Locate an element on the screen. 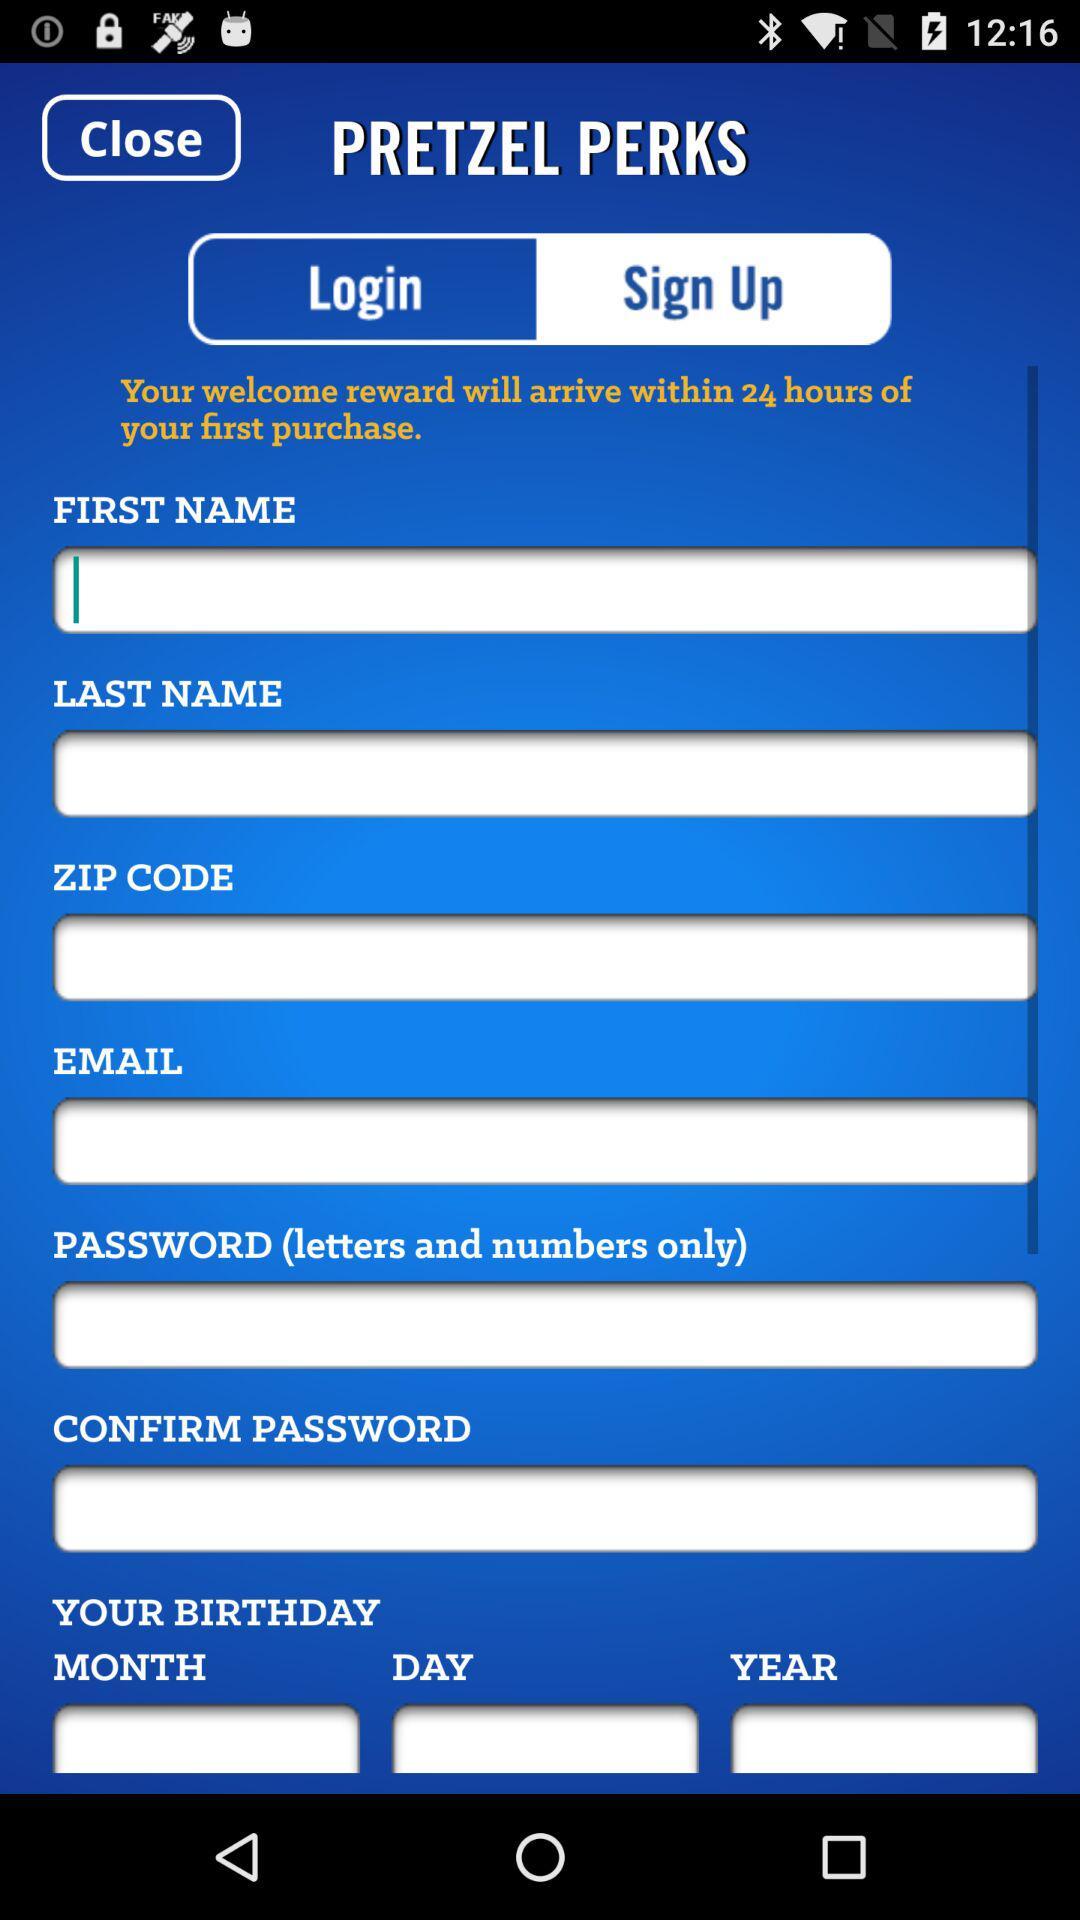  birth year is located at coordinates (883, 1737).